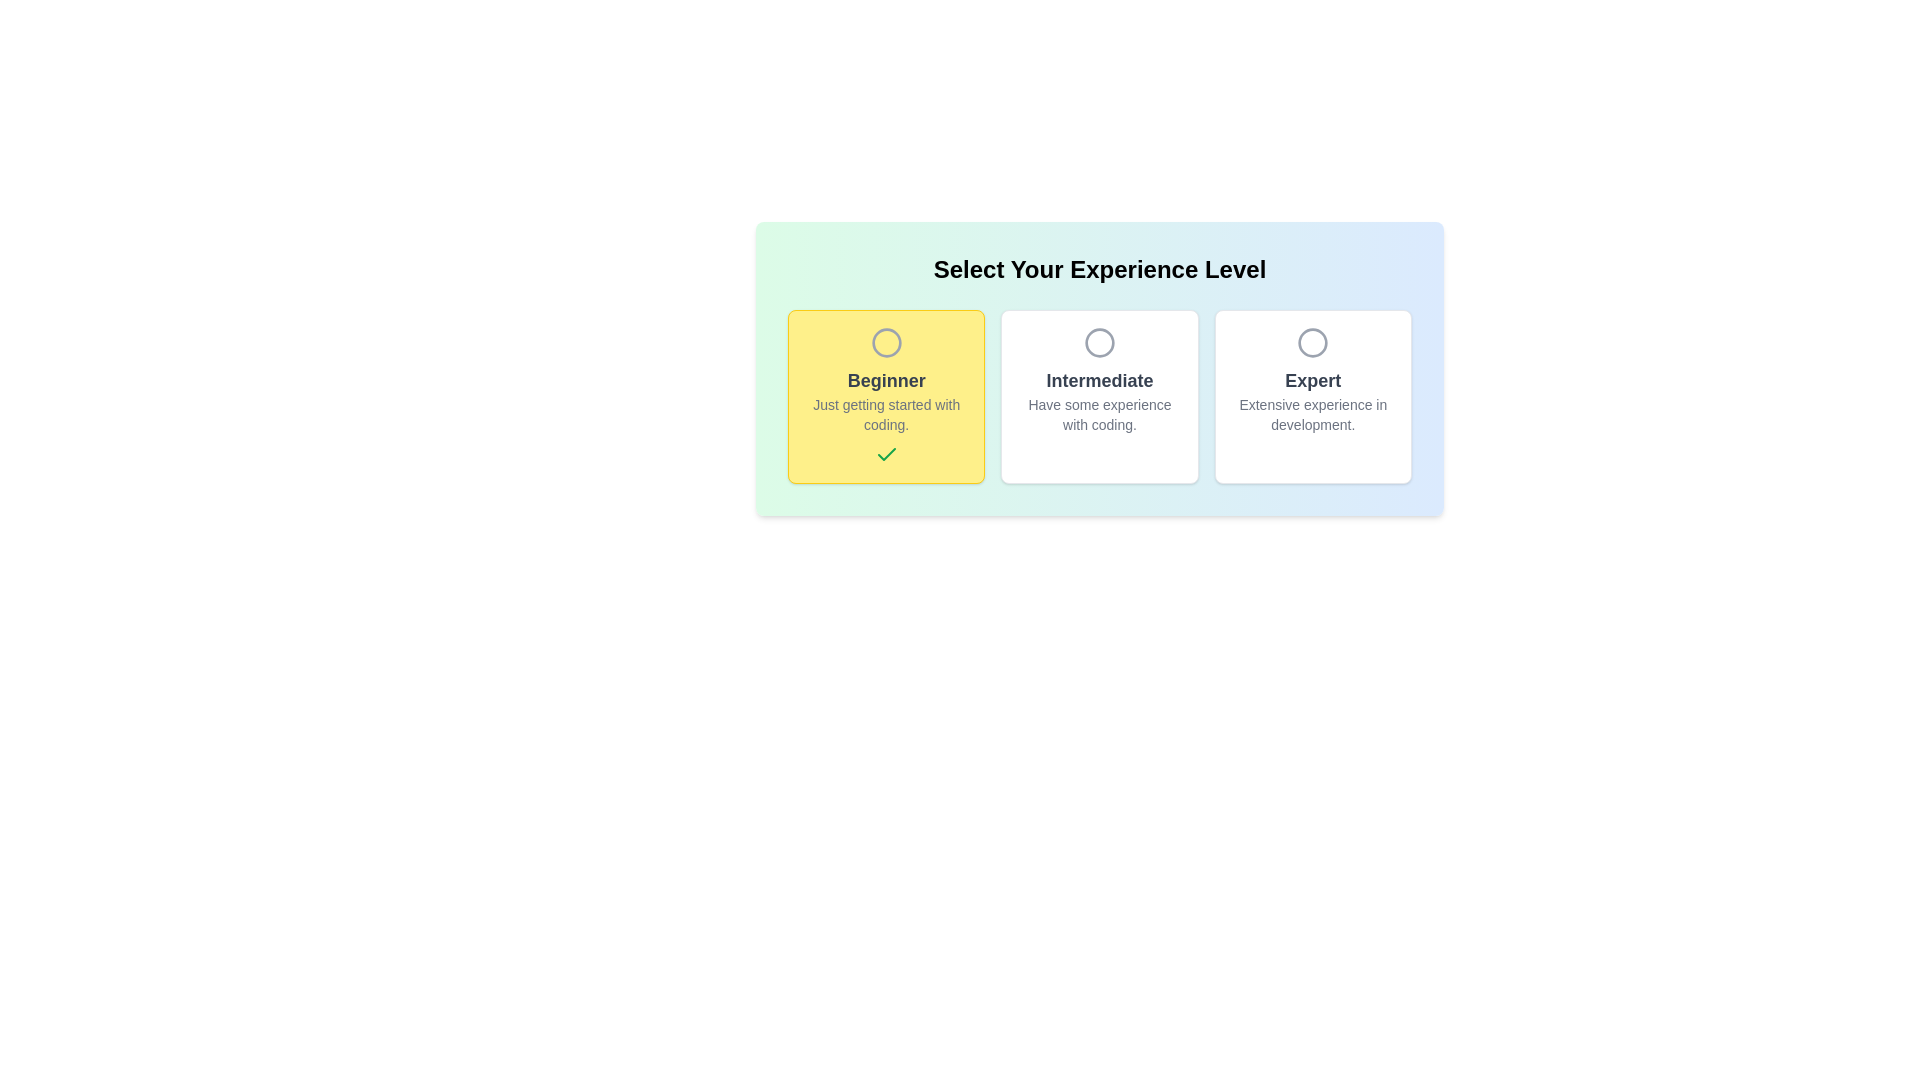 This screenshot has height=1080, width=1920. What do you see at coordinates (1098, 342) in the screenshot?
I see `the circular radio button with a gray border located in the 'Intermediate' selection card in the UI panel for experience levels` at bounding box center [1098, 342].